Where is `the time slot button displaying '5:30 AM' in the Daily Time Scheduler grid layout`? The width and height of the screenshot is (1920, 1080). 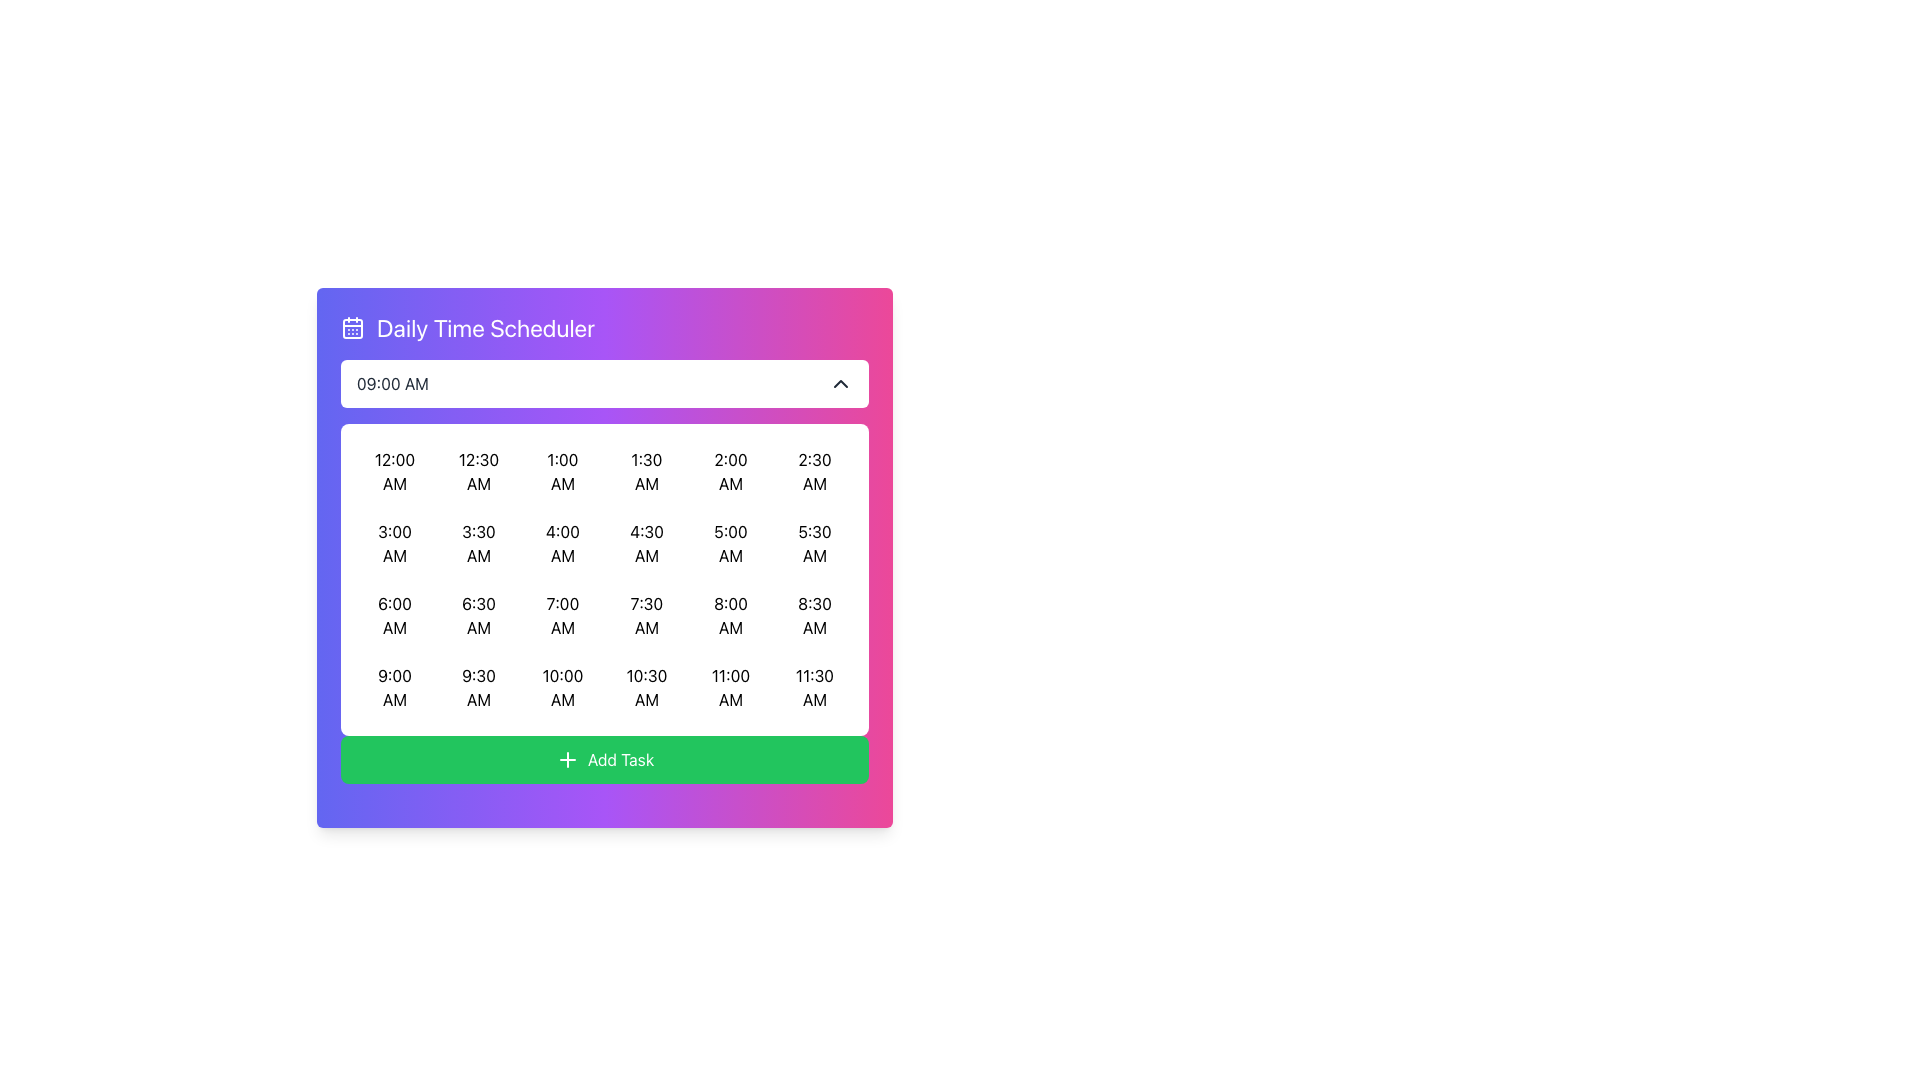 the time slot button displaying '5:30 AM' in the Daily Time Scheduler grid layout is located at coordinates (815, 543).